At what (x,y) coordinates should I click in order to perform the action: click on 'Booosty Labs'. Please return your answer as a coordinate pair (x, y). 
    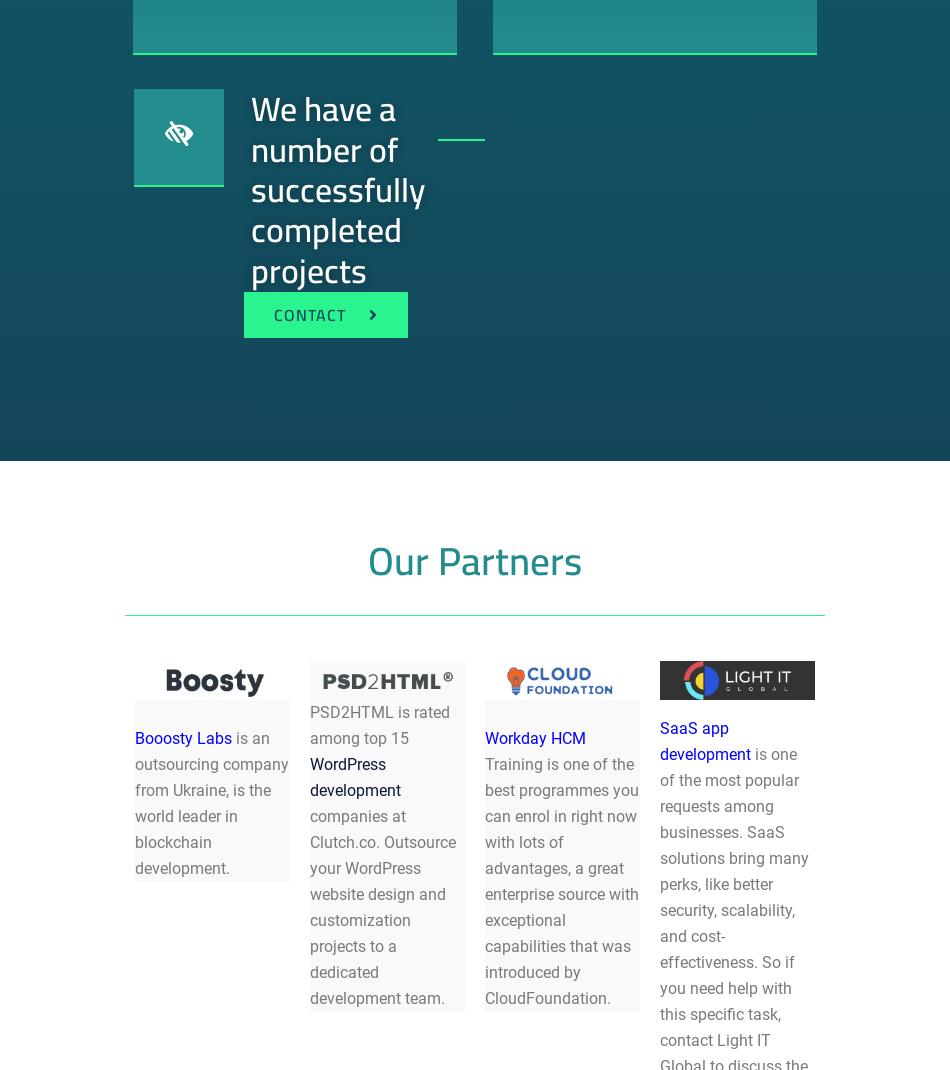
    Looking at the image, I should click on (134, 736).